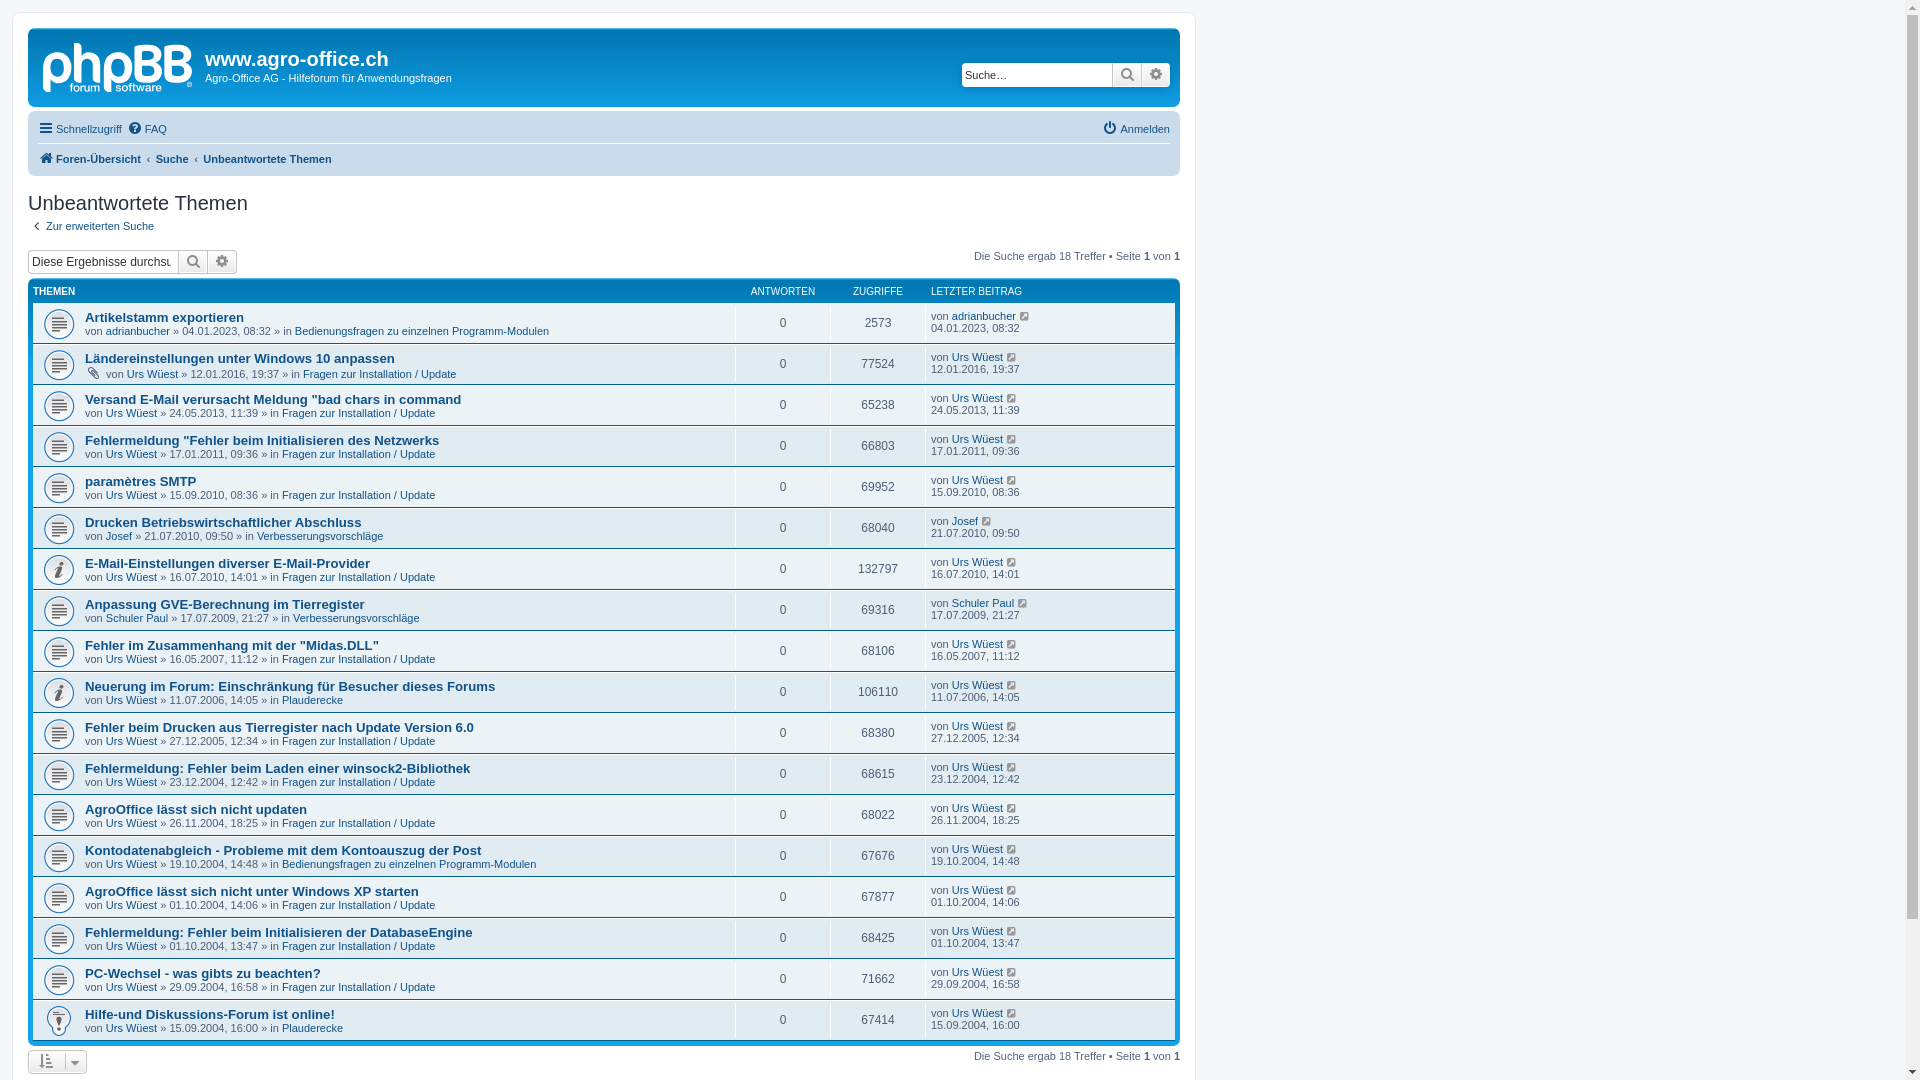  I want to click on 'Fehlermeldung: Fehler beim Laden einer winsock2-Bibliothek', so click(276, 767).